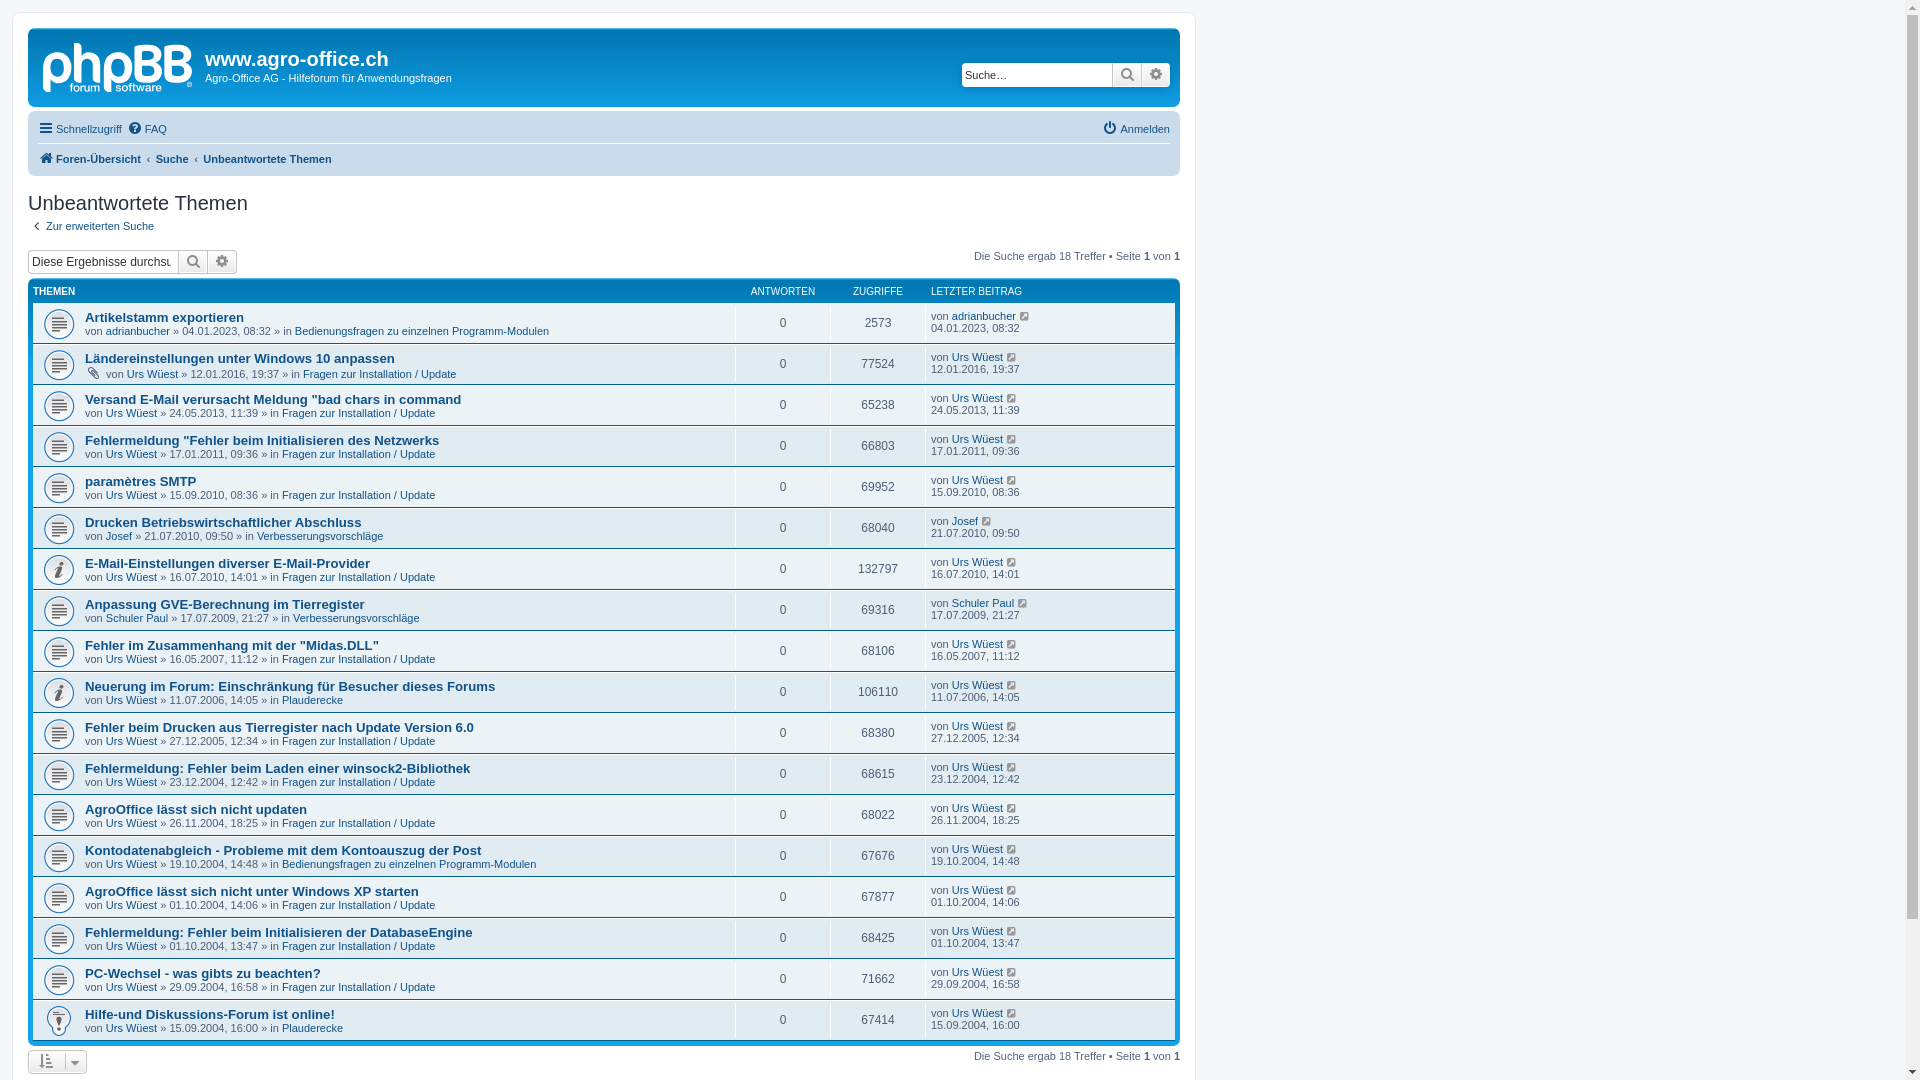  I want to click on 'Fehlermeldung: Fehler beim Laden einer winsock2-Bibliothek', so click(276, 767).